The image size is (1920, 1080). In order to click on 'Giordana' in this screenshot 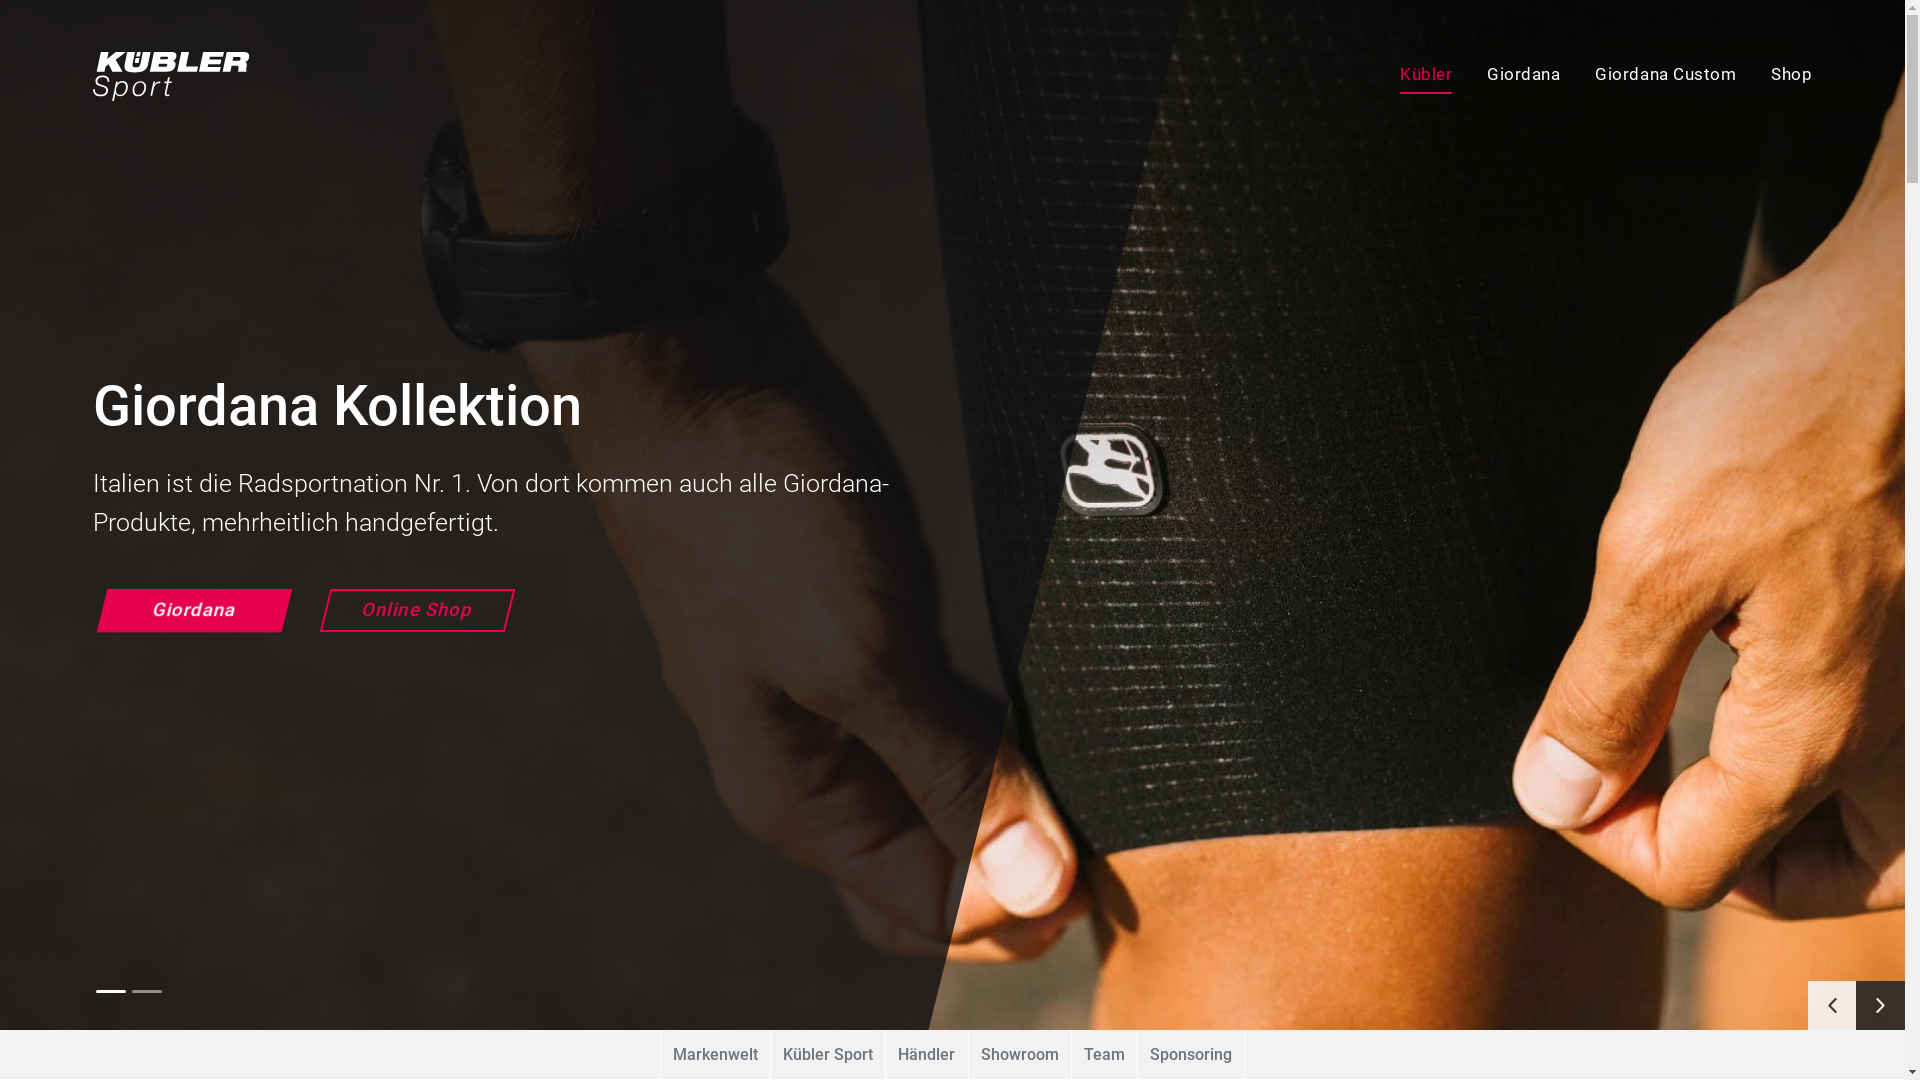, I will do `click(1506, 75)`.